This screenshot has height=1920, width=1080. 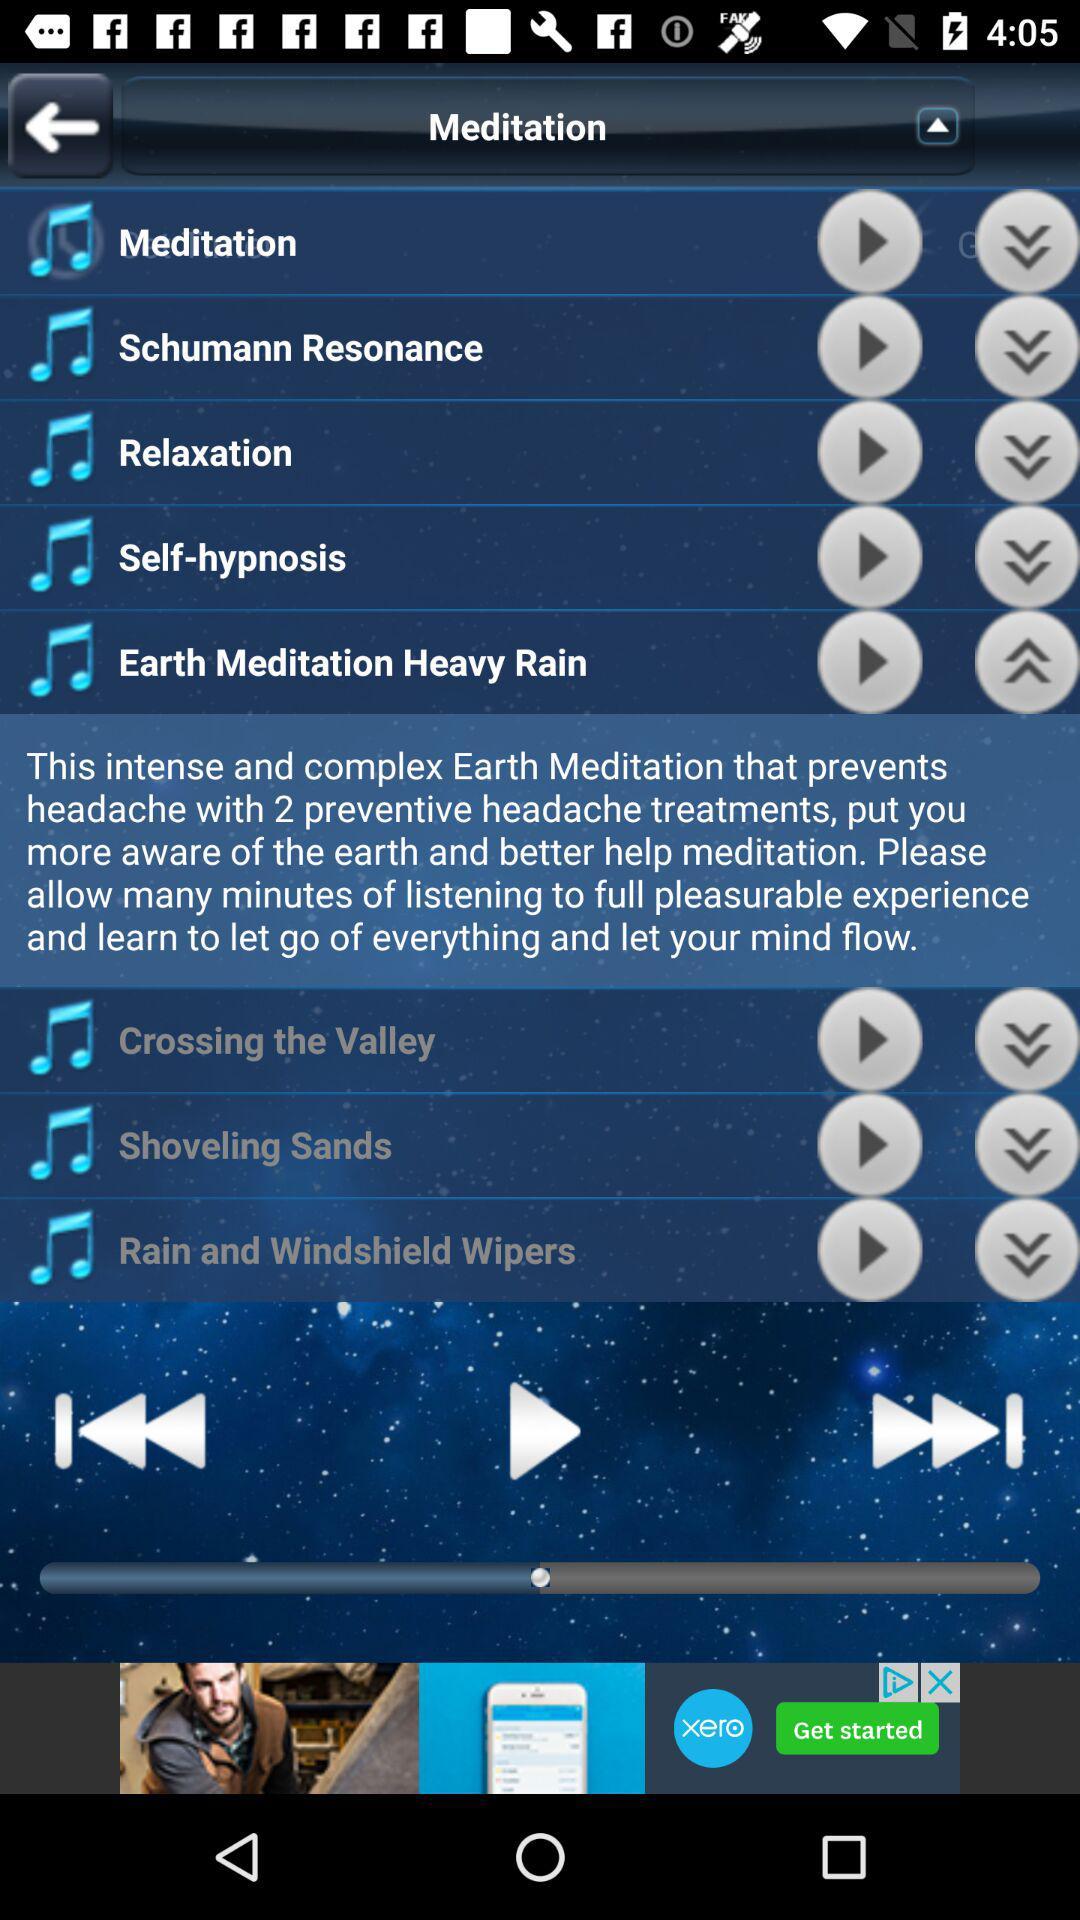 What do you see at coordinates (869, 661) in the screenshot?
I see `click start` at bounding box center [869, 661].